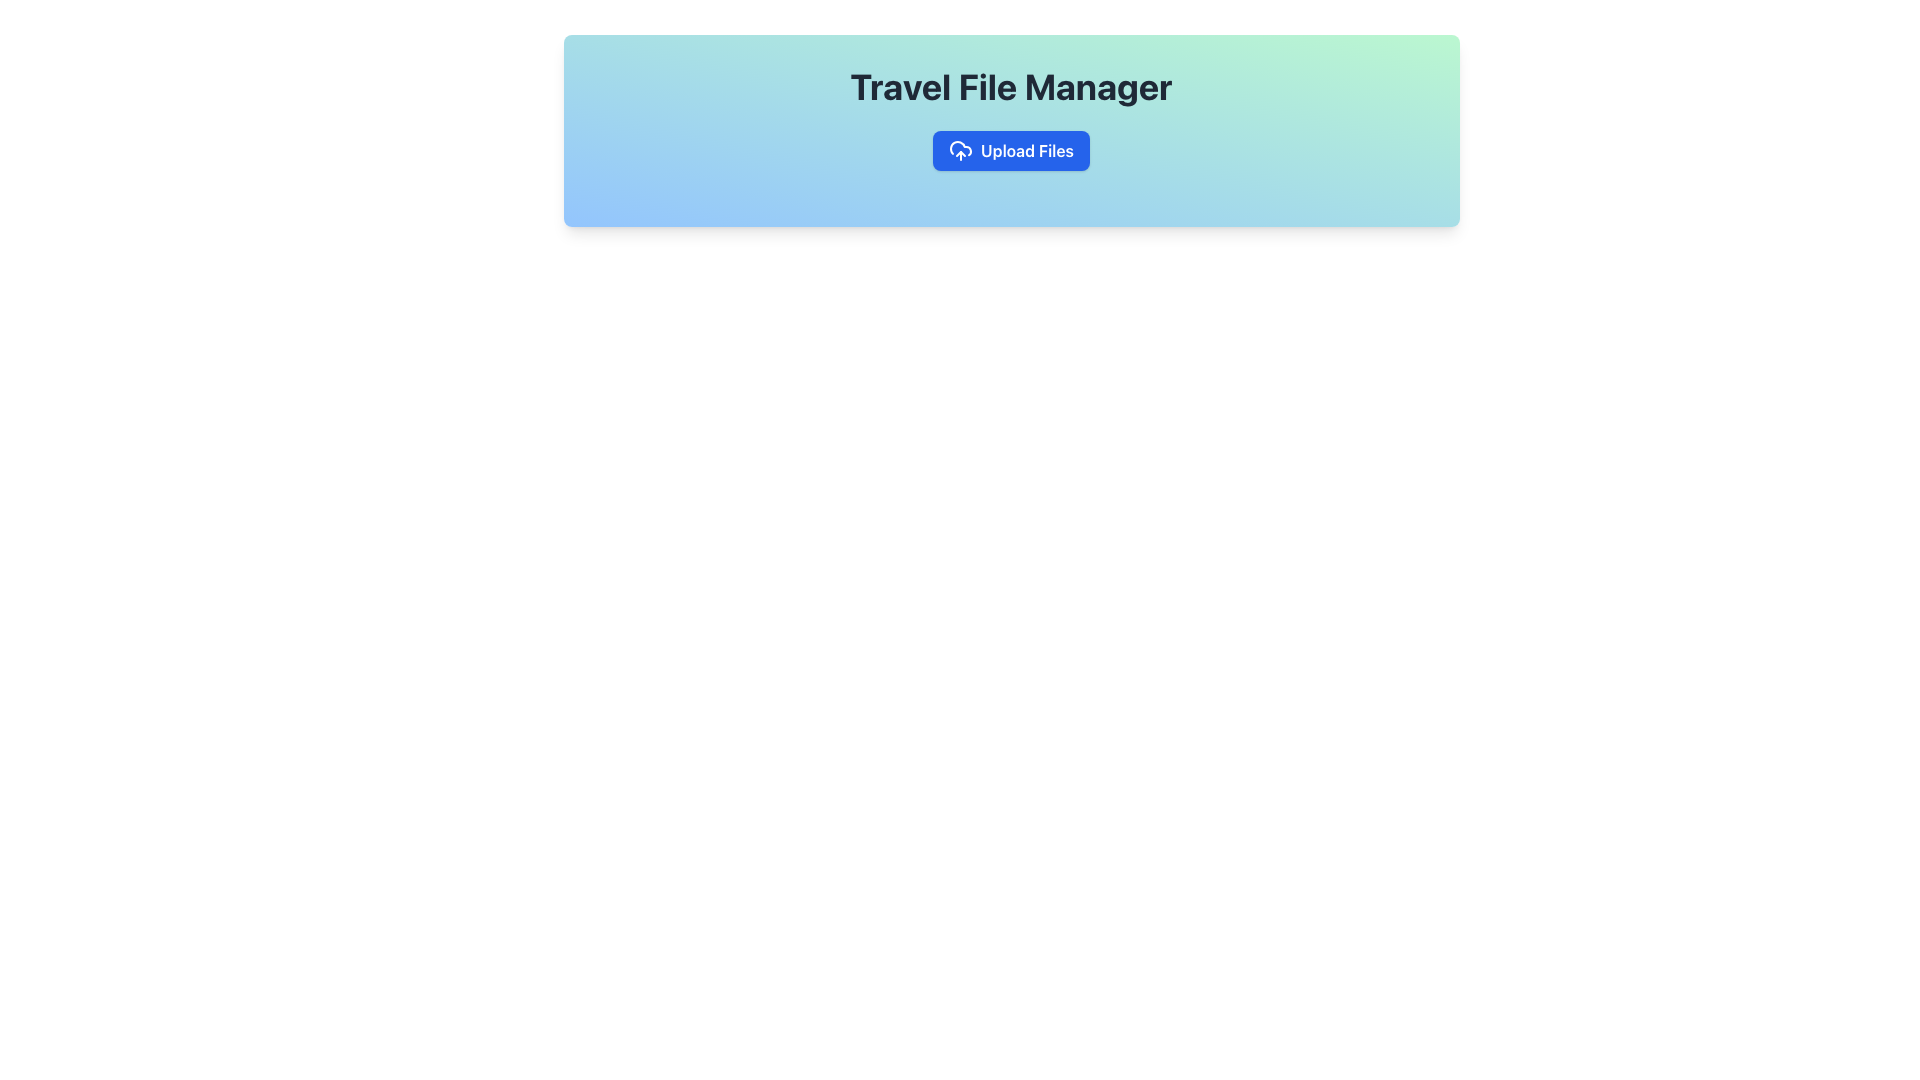 The image size is (1920, 1080). What do you see at coordinates (1011, 149) in the screenshot?
I see `the upload button located beneath the 'Travel File Manager' heading to initiate the file upload process` at bounding box center [1011, 149].